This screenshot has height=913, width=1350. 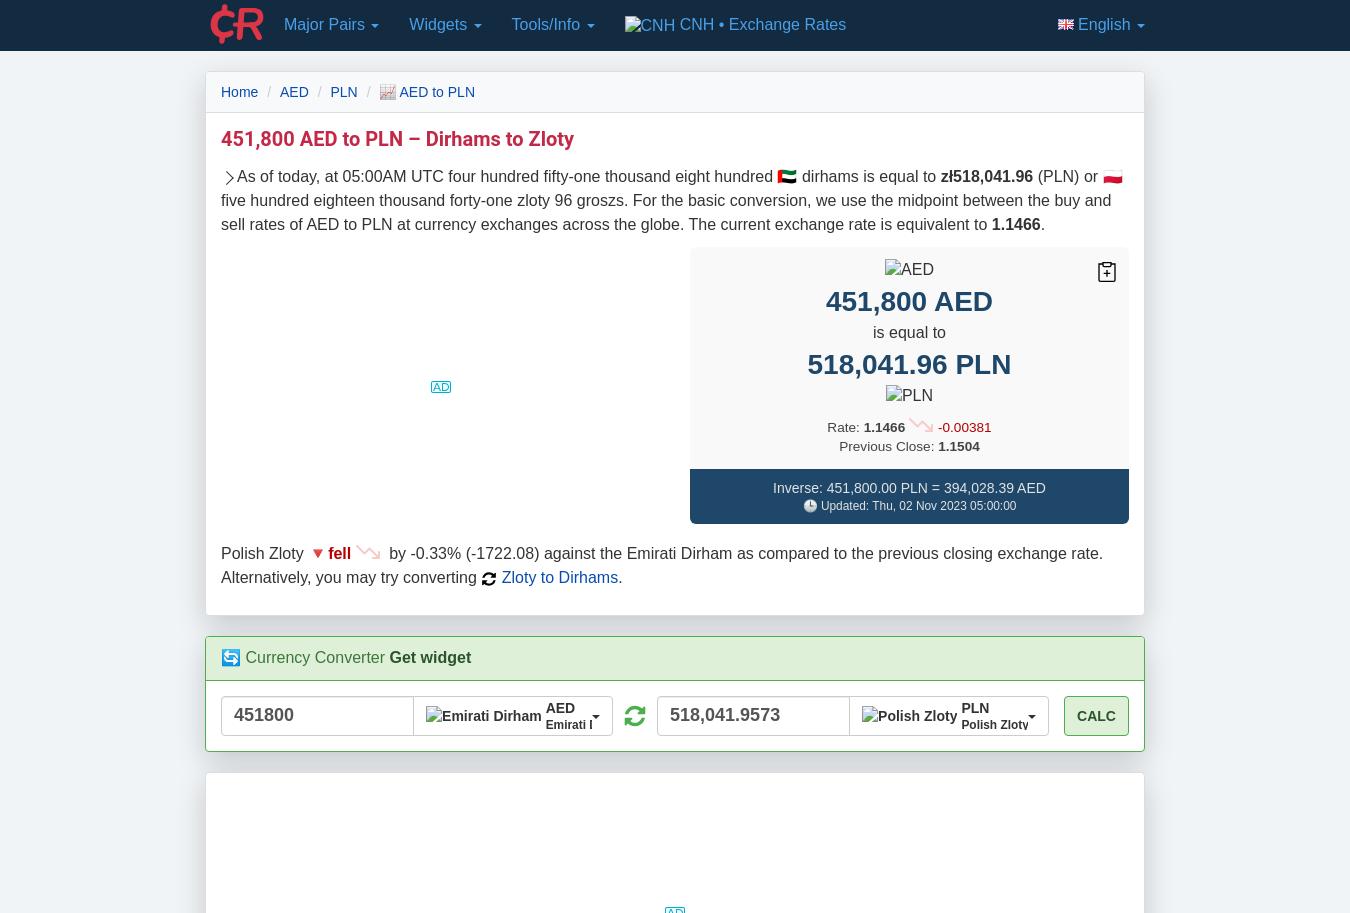 I want to click on 'Emirati Dirham', so click(x=587, y=723).